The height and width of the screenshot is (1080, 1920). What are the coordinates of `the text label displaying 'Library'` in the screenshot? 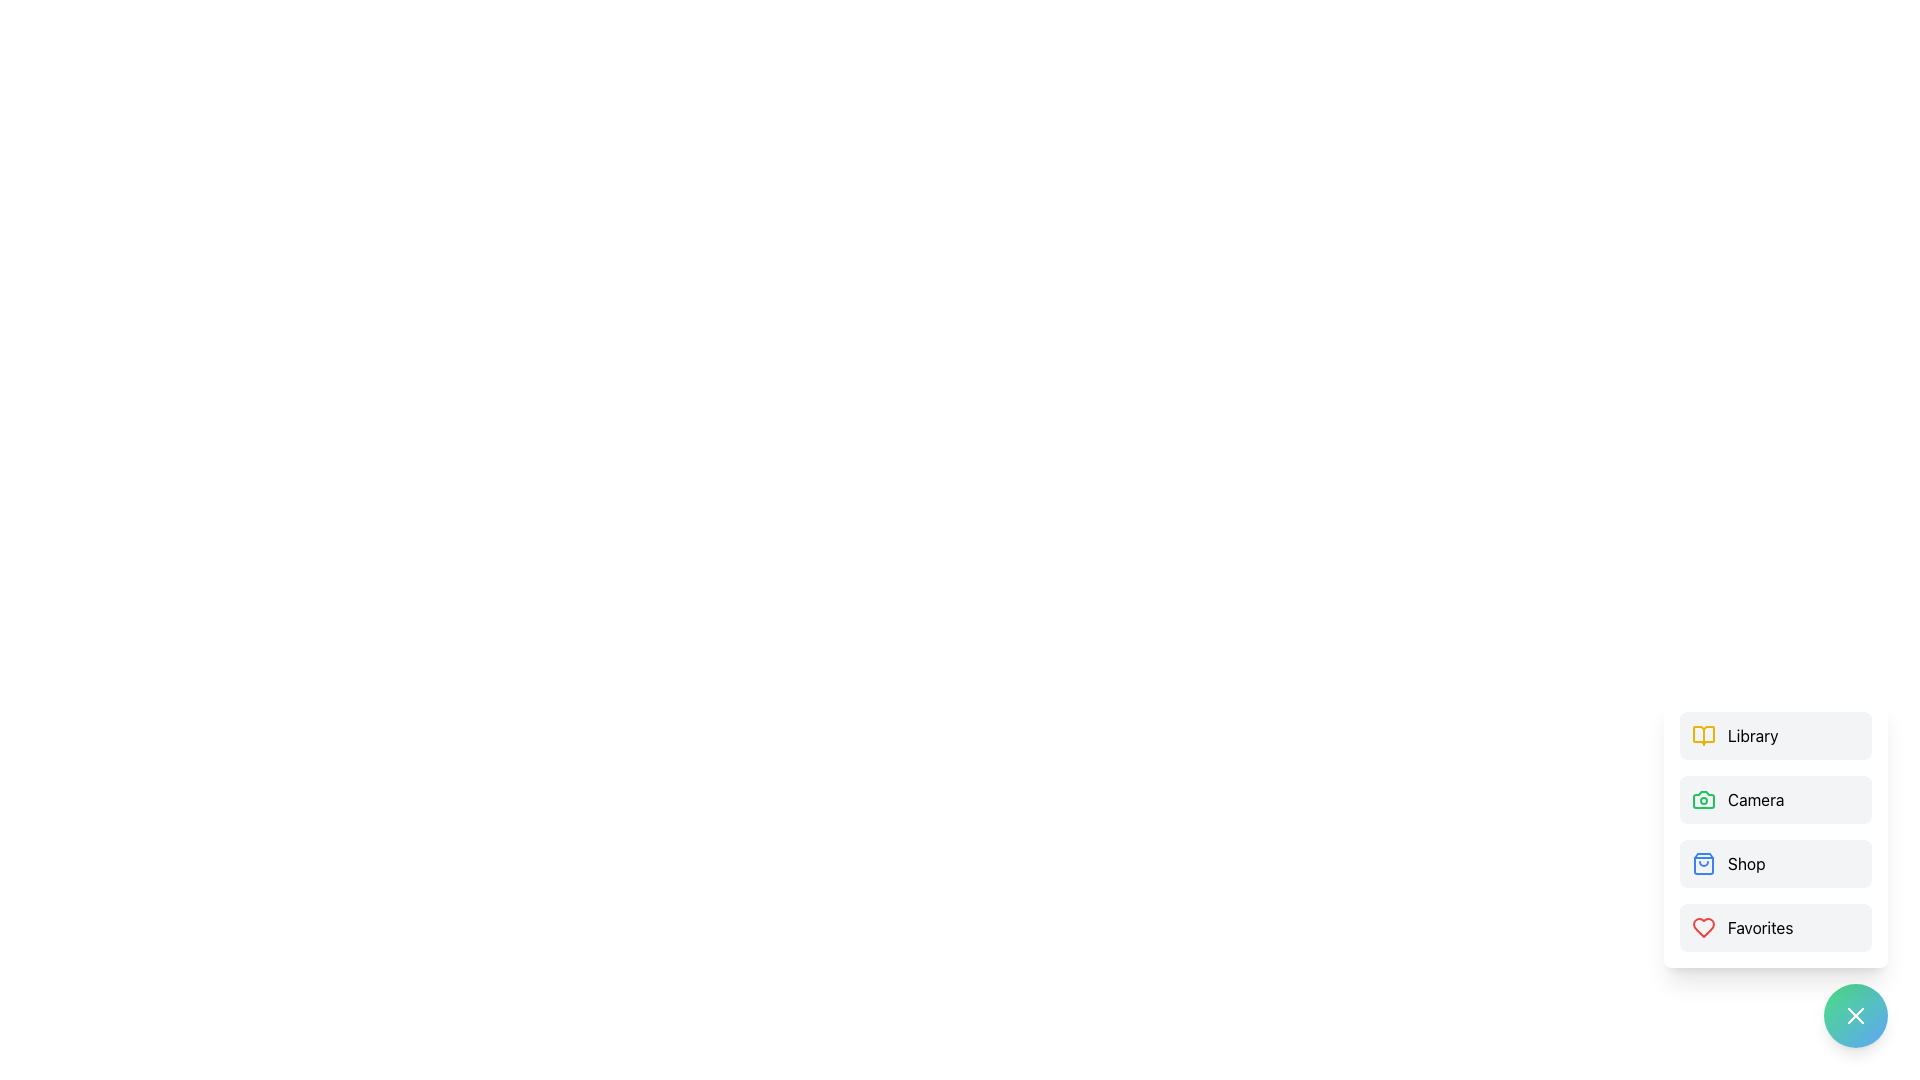 It's located at (1752, 736).